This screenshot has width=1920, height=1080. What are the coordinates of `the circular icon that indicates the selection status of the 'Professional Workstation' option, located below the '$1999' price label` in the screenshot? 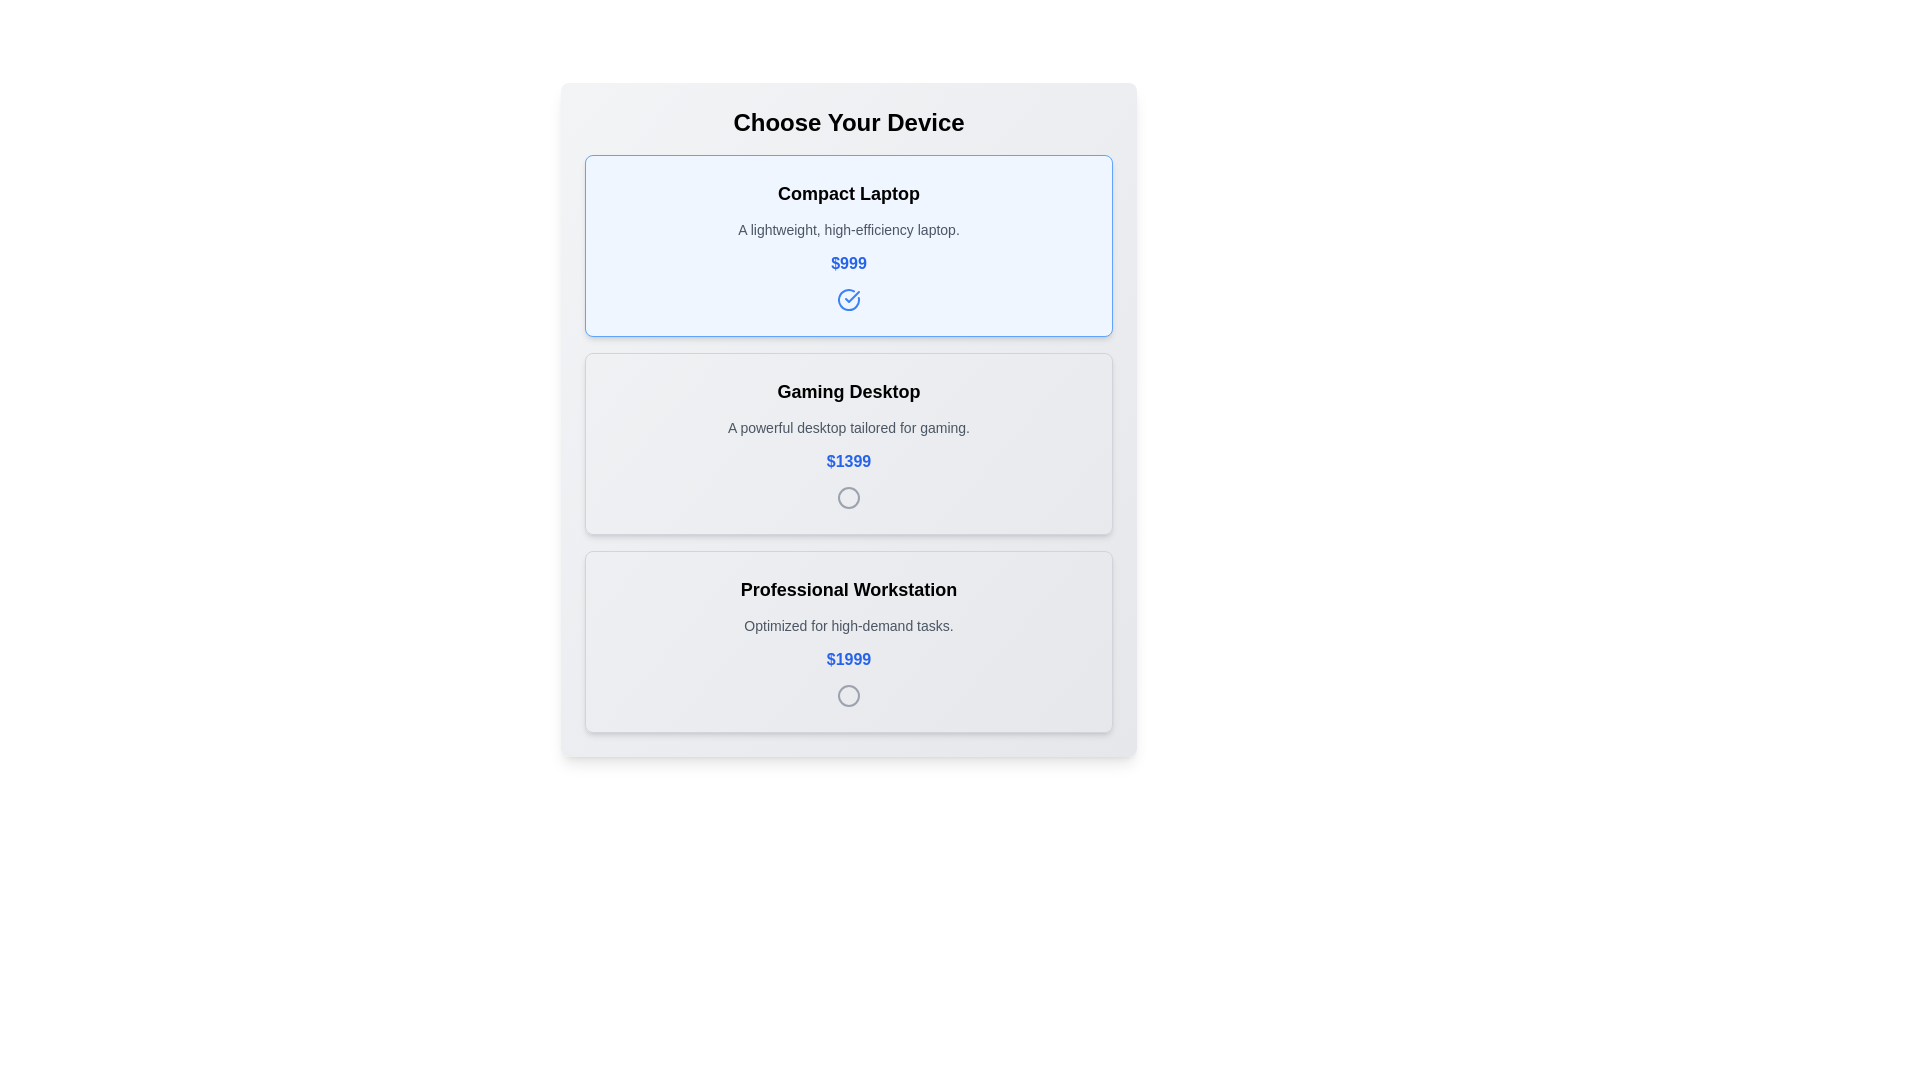 It's located at (849, 694).